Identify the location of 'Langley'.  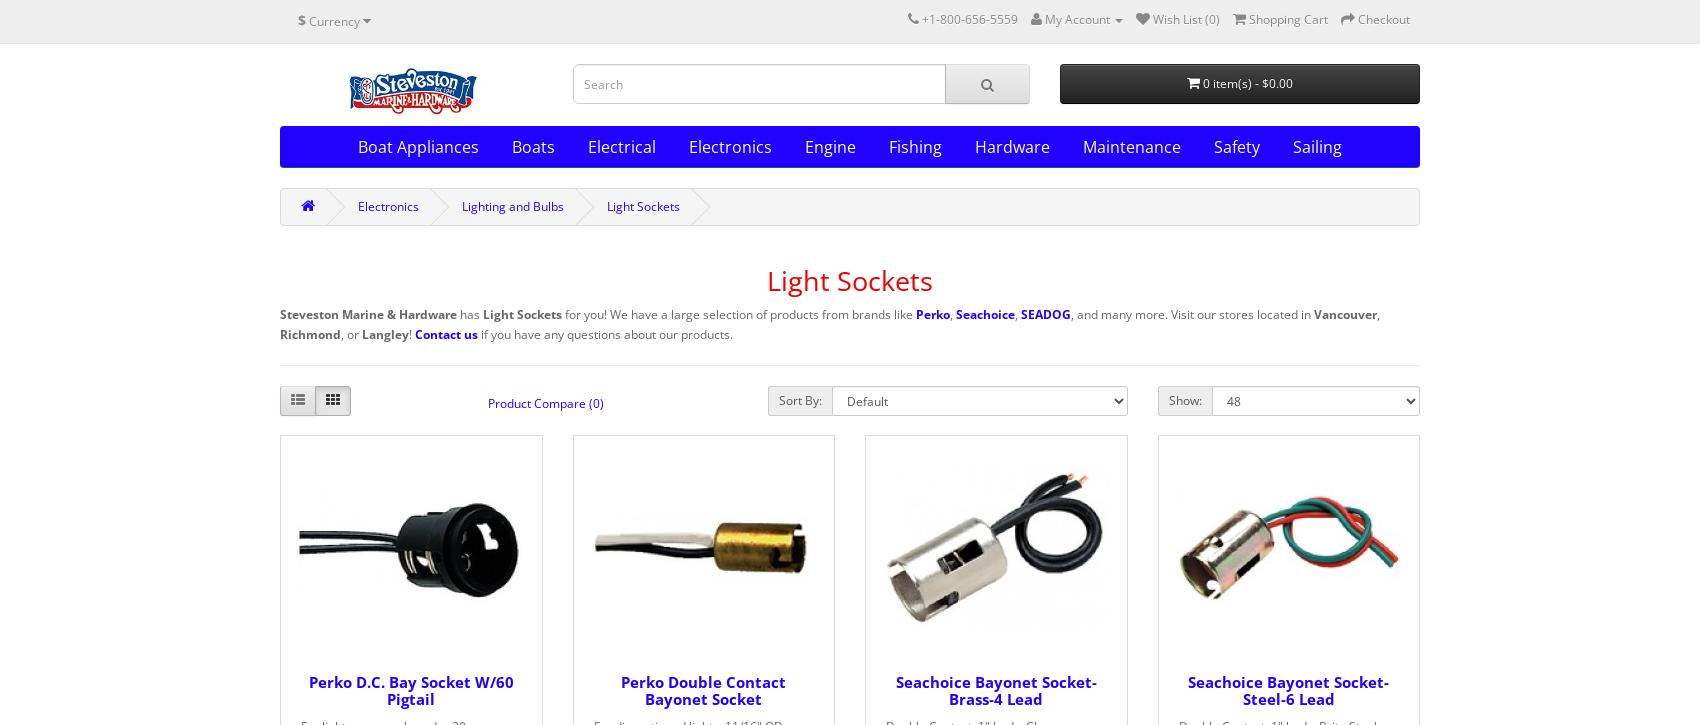
(384, 334).